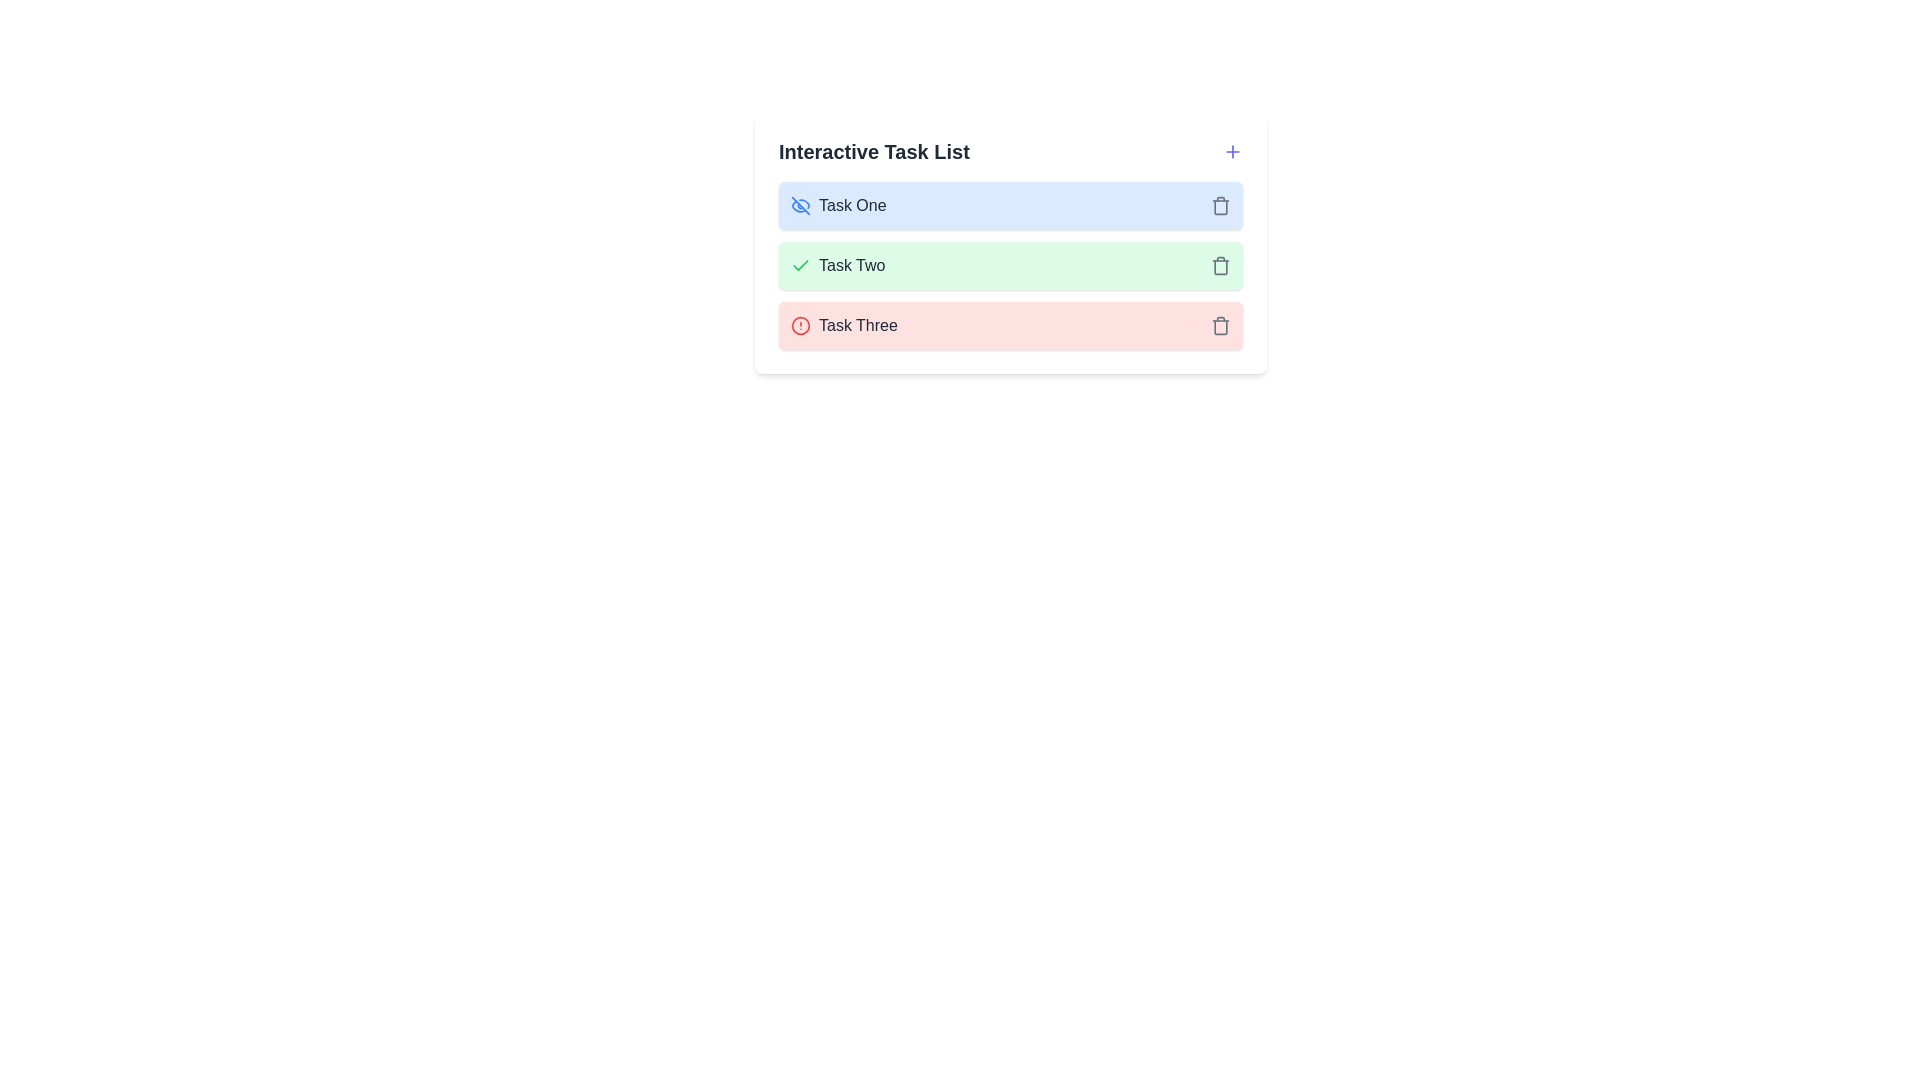 This screenshot has height=1080, width=1920. I want to click on on the text label that serves as the descriptive title for the second task in the list, located, so click(838, 265).